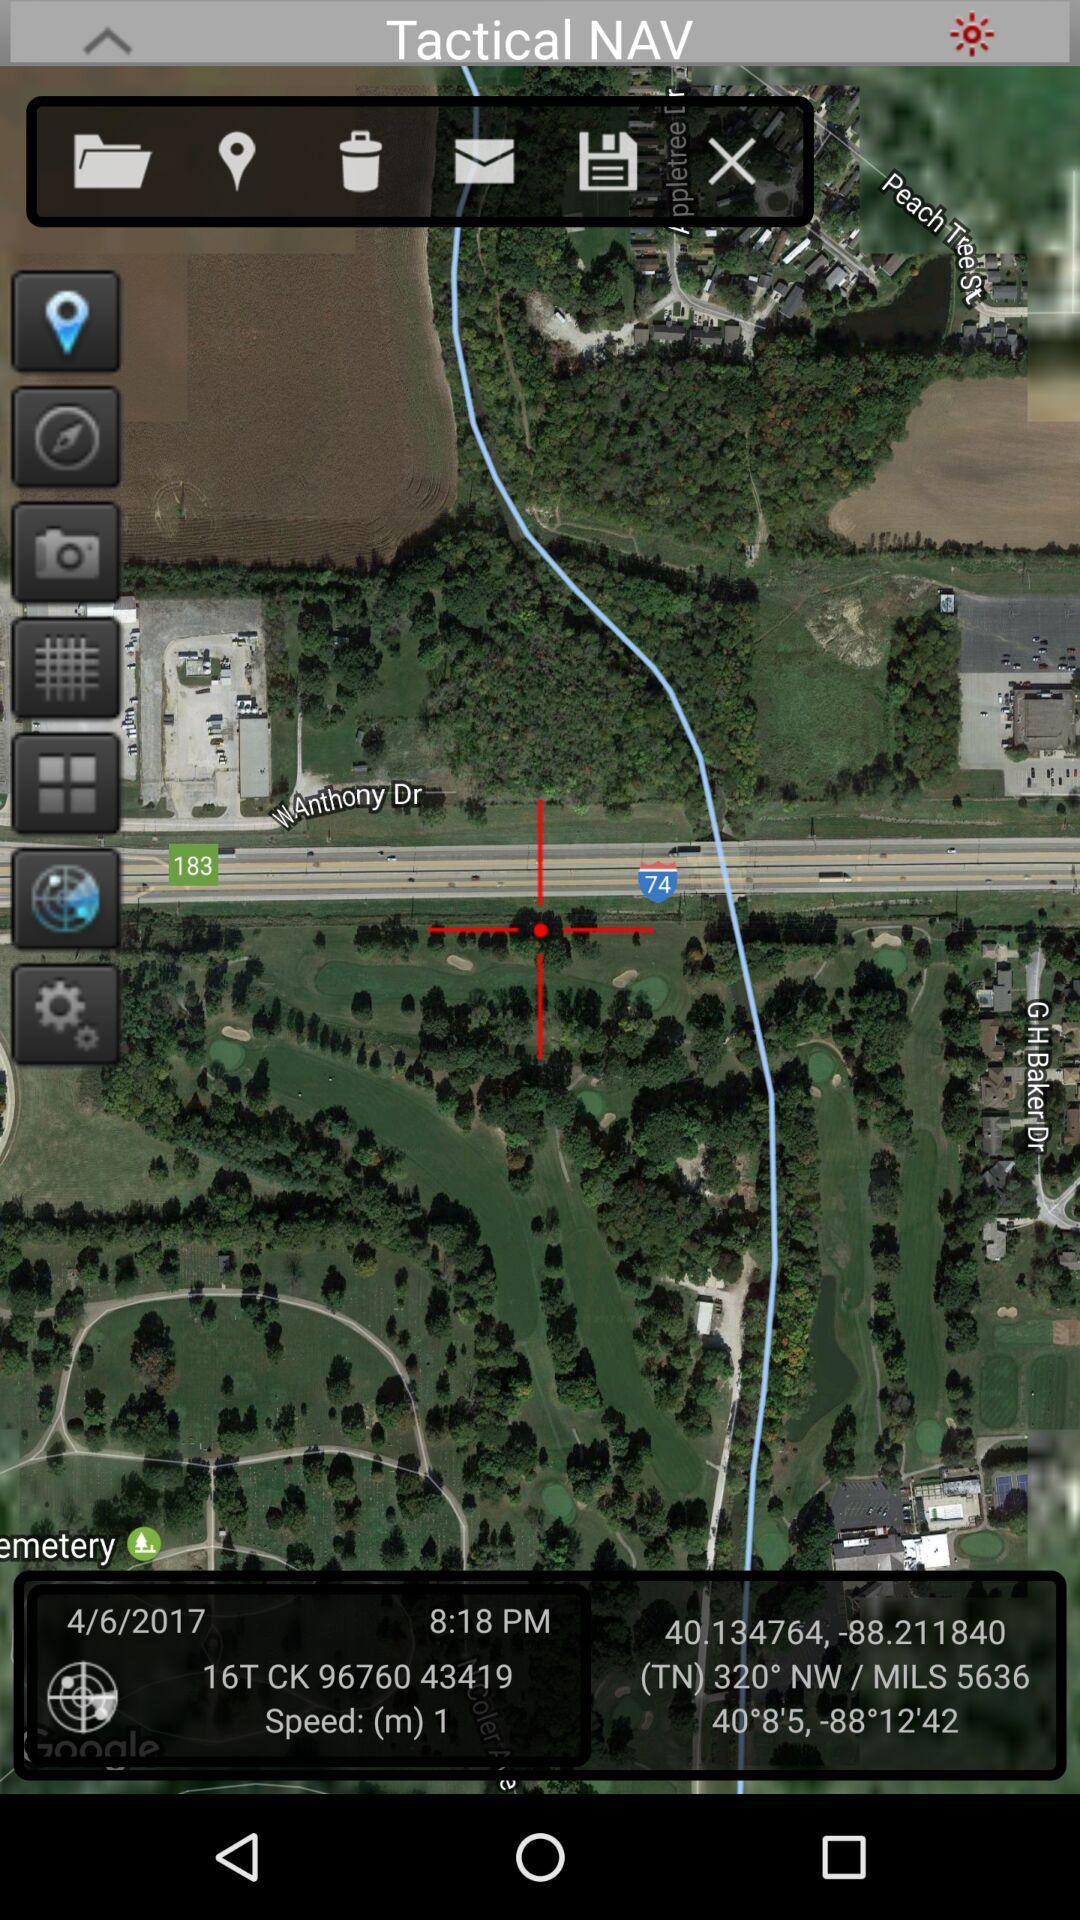  I want to click on the dashboard icon, so click(58, 838).